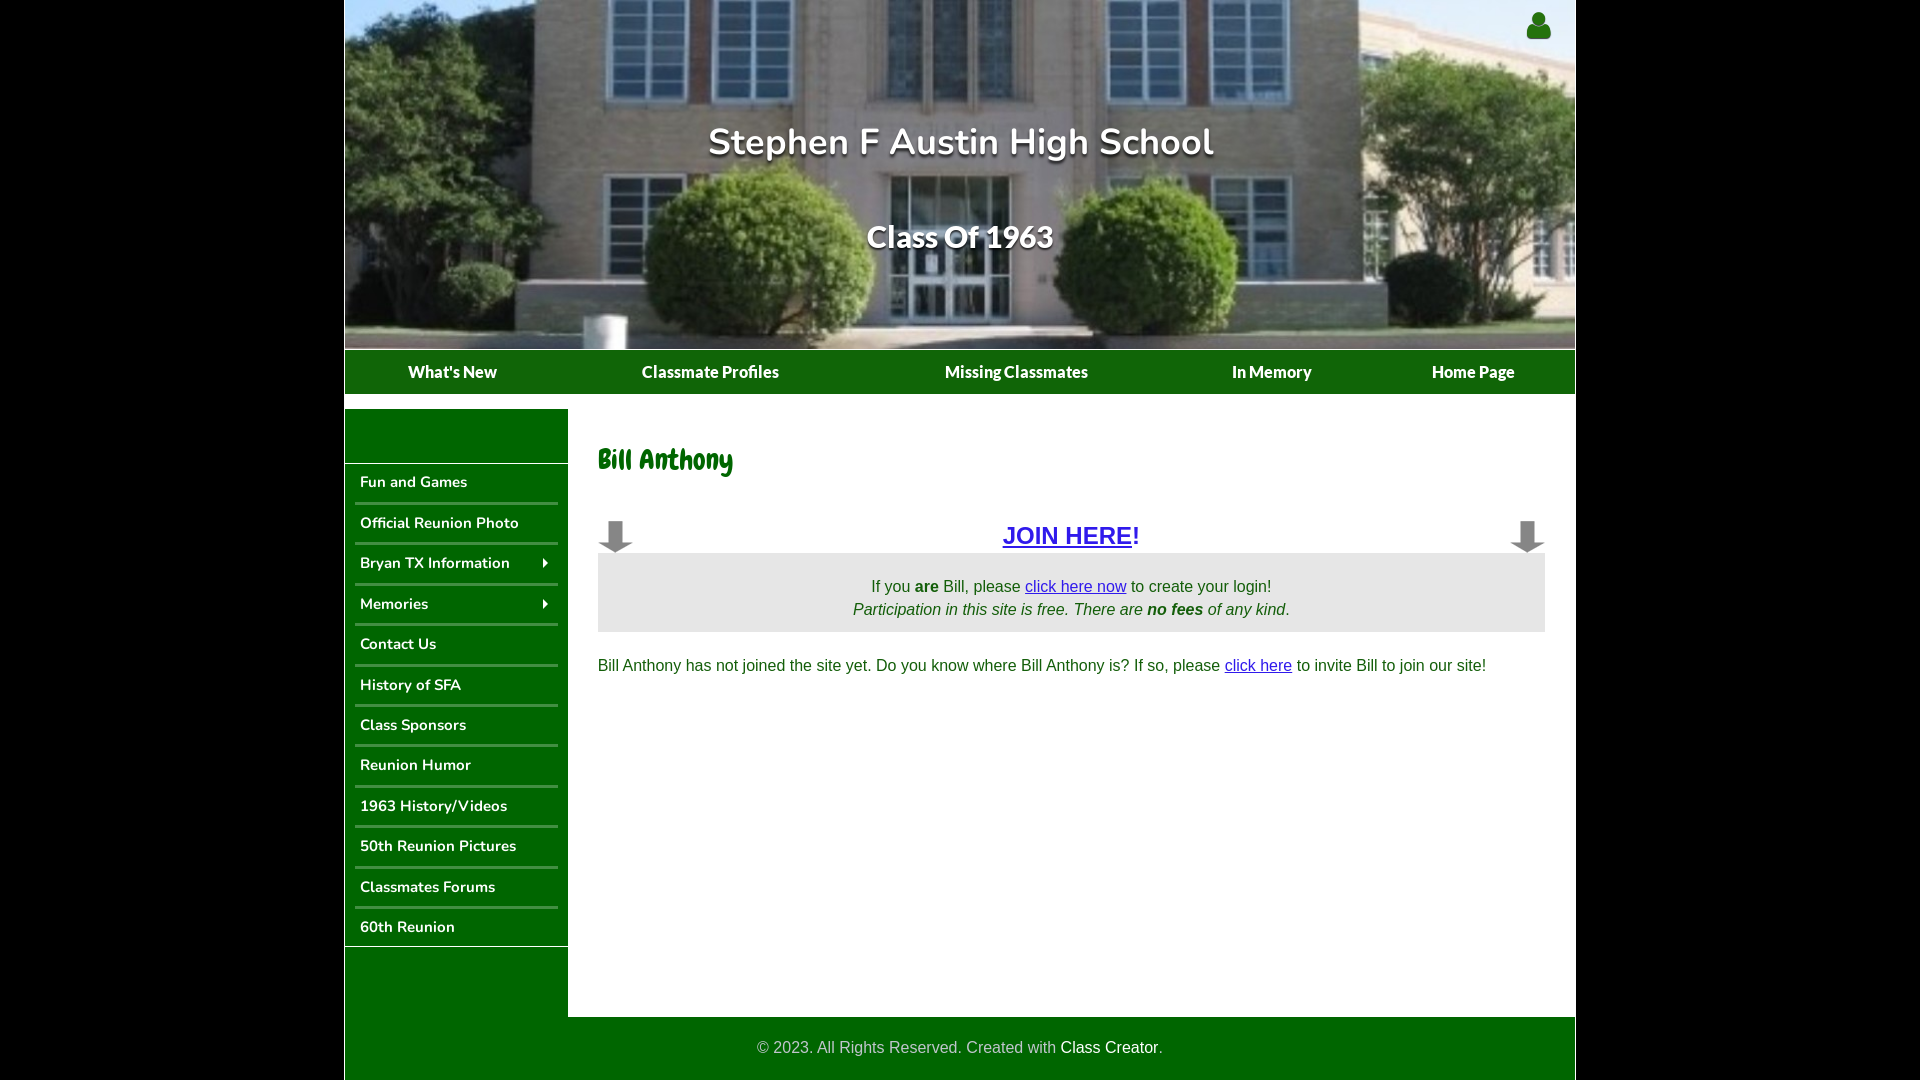 Image resolution: width=1920 pixels, height=1080 pixels. Describe the element at coordinates (1003, 534) in the screenshot. I see `'JOIN HERE!'` at that location.